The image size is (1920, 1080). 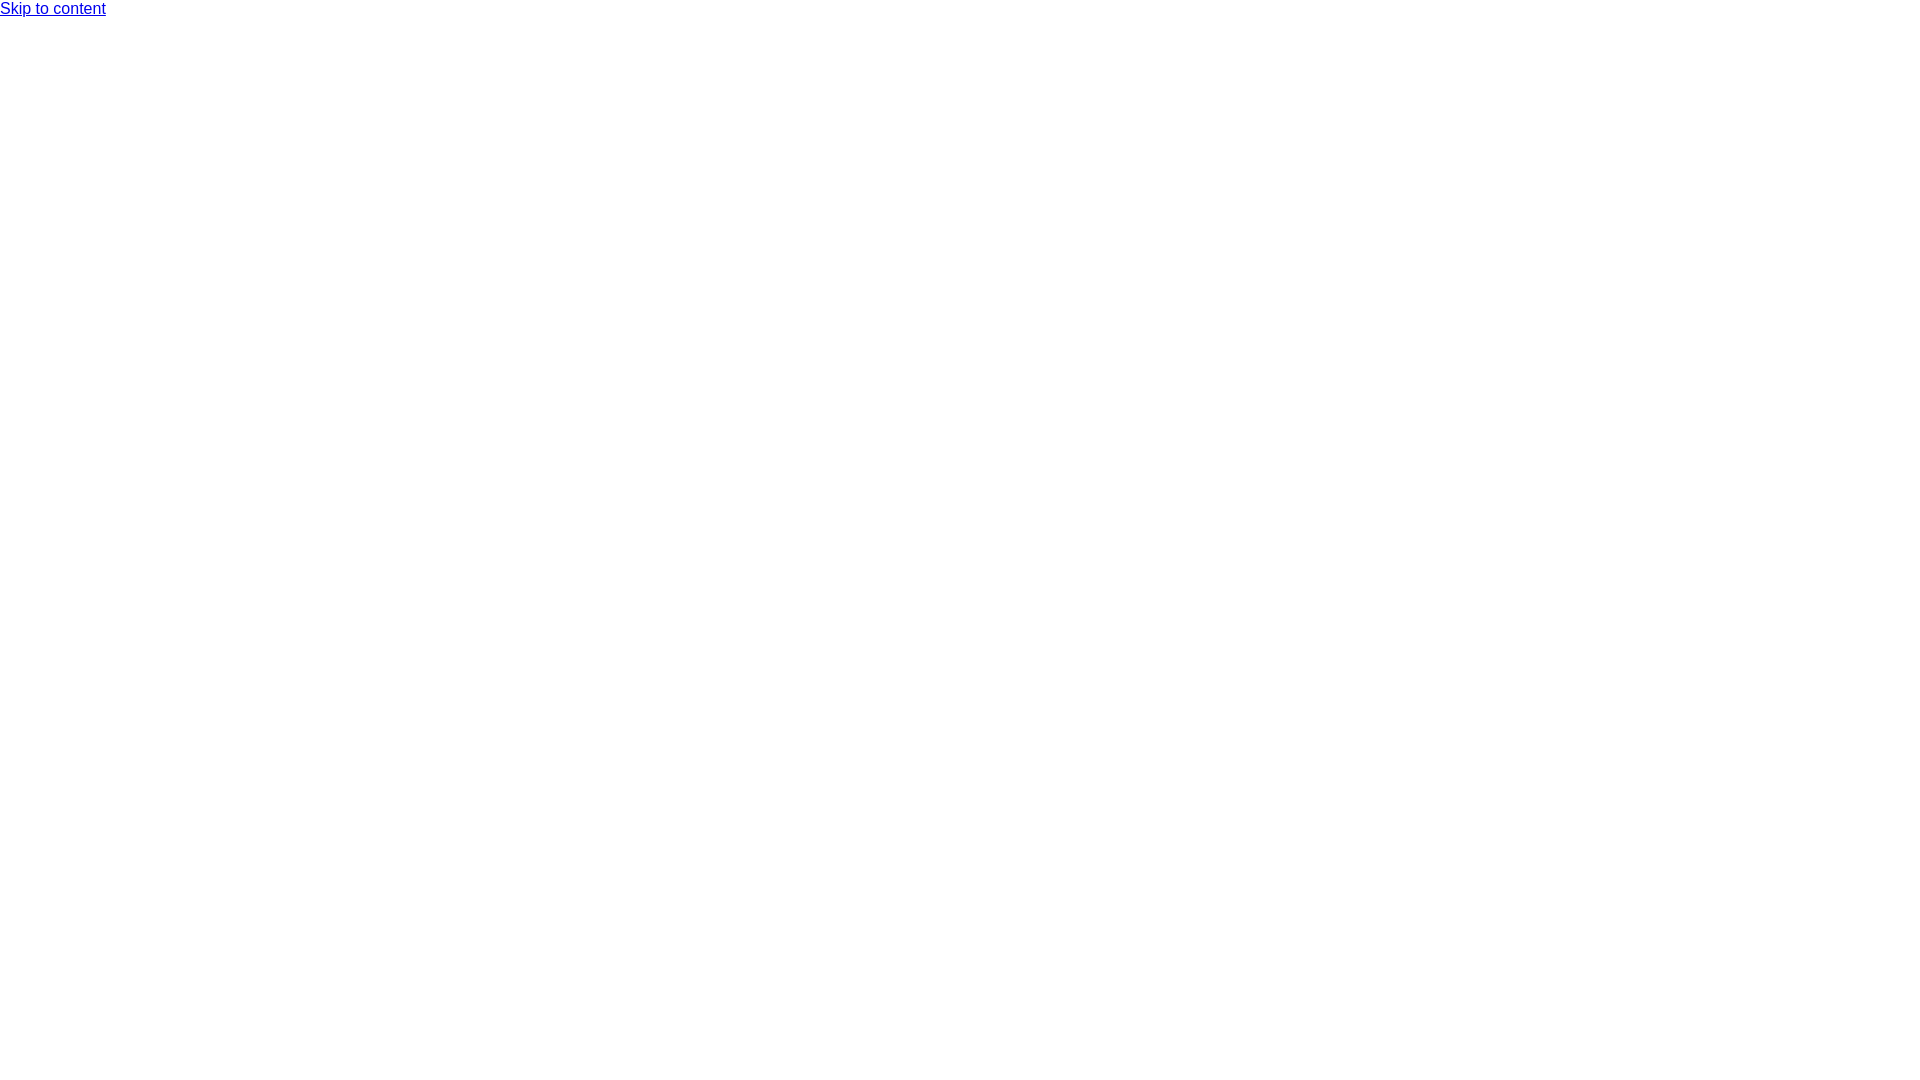 What do you see at coordinates (52, 8) in the screenshot?
I see `'Skip to content'` at bounding box center [52, 8].